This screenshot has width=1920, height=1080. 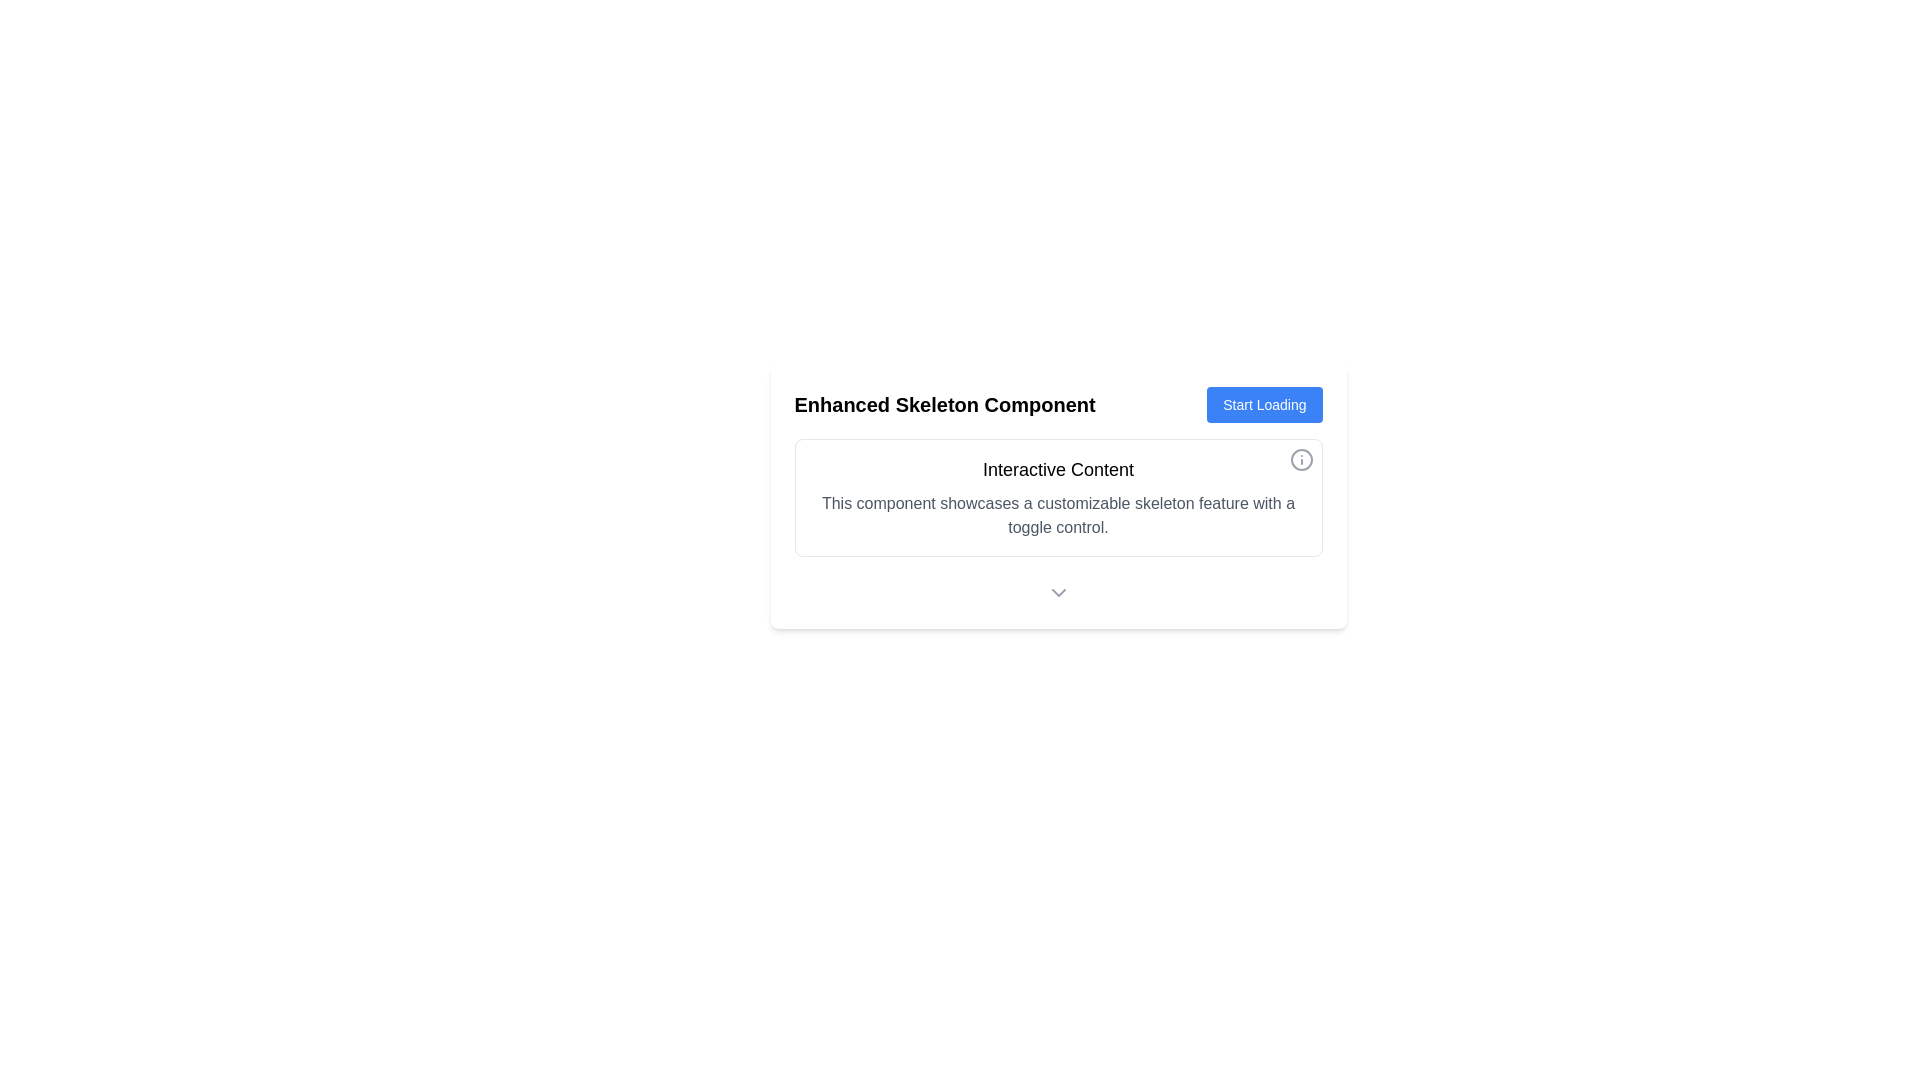 I want to click on the downward chevron icon located centrally at the bottom of the 'Enhanced Skeleton Component' card, so click(x=1057, y=592).